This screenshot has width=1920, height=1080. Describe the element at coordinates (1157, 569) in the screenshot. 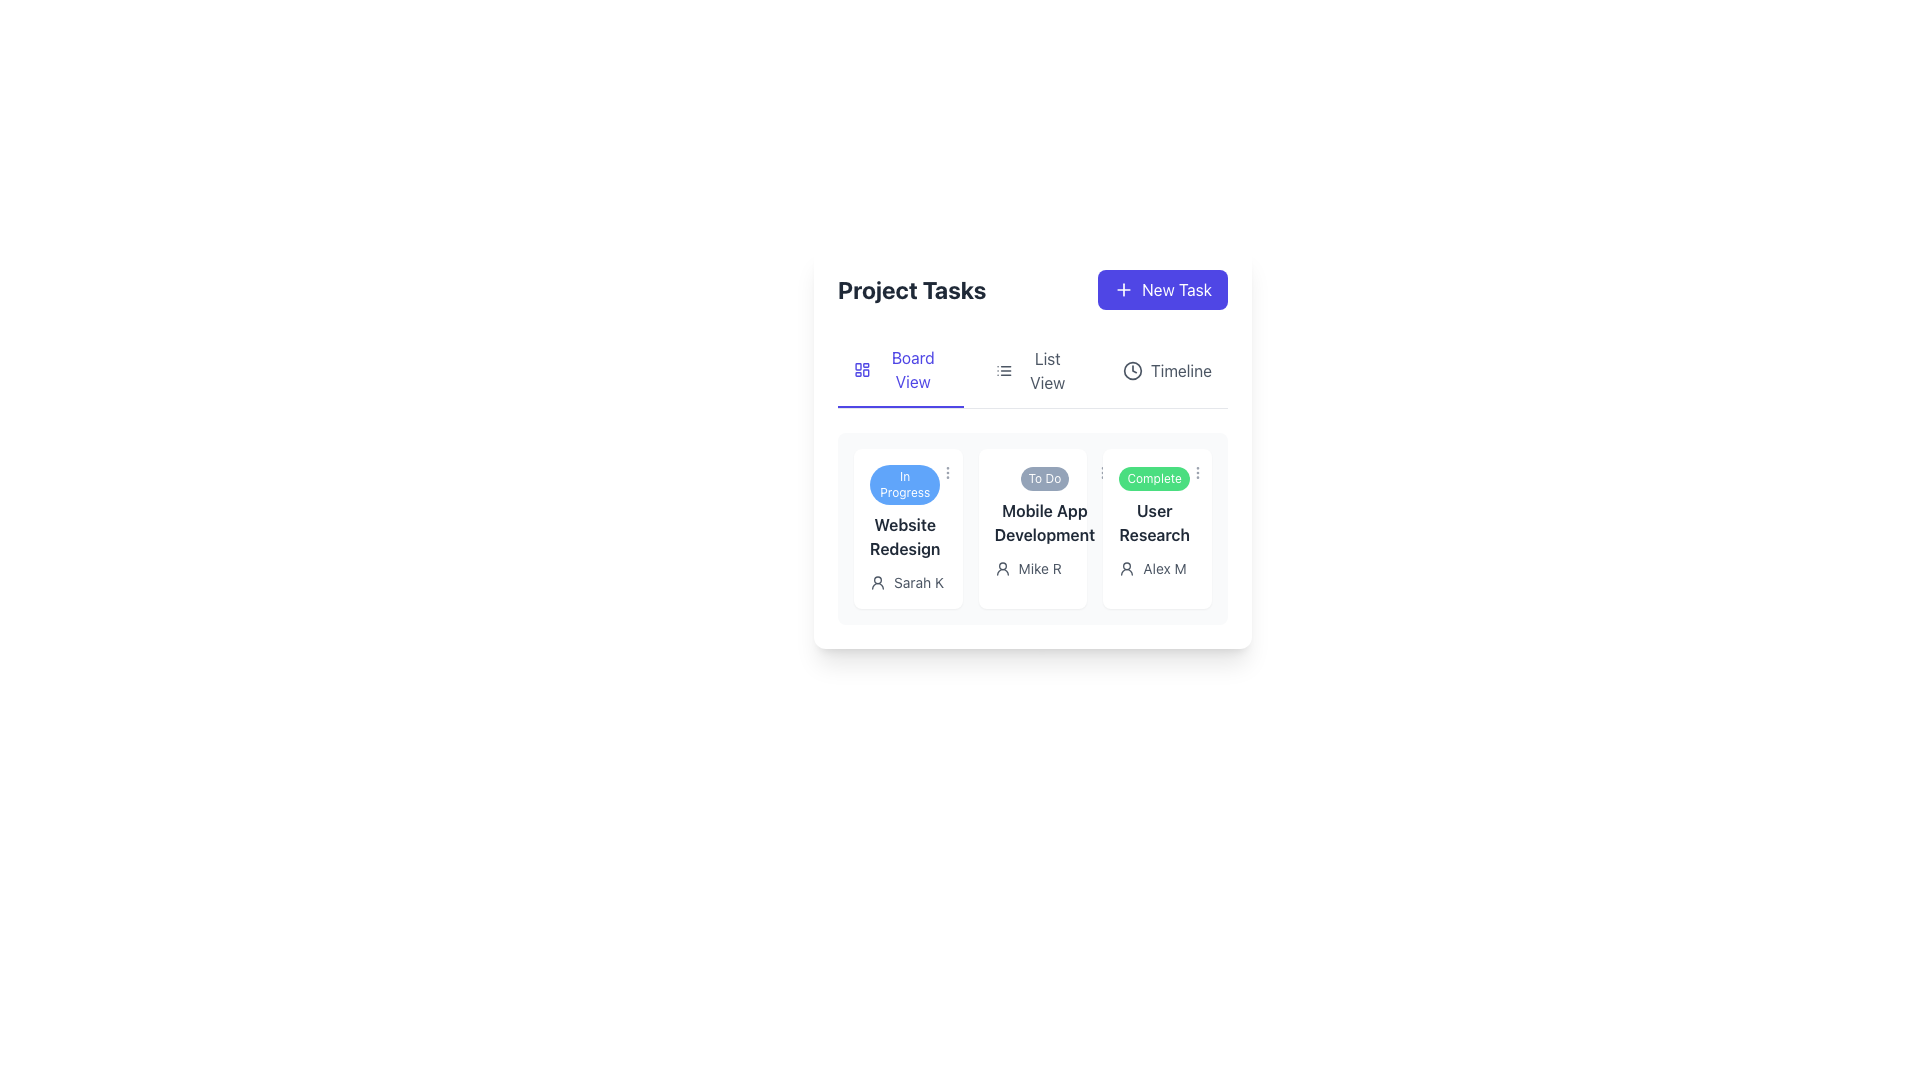

I see `the User Identifier Component indicating 'Alex M' for the 'User Research' task, located at the bottom of the 'User Research' card in the 'Complete' status of the 'Board View'` at that location.